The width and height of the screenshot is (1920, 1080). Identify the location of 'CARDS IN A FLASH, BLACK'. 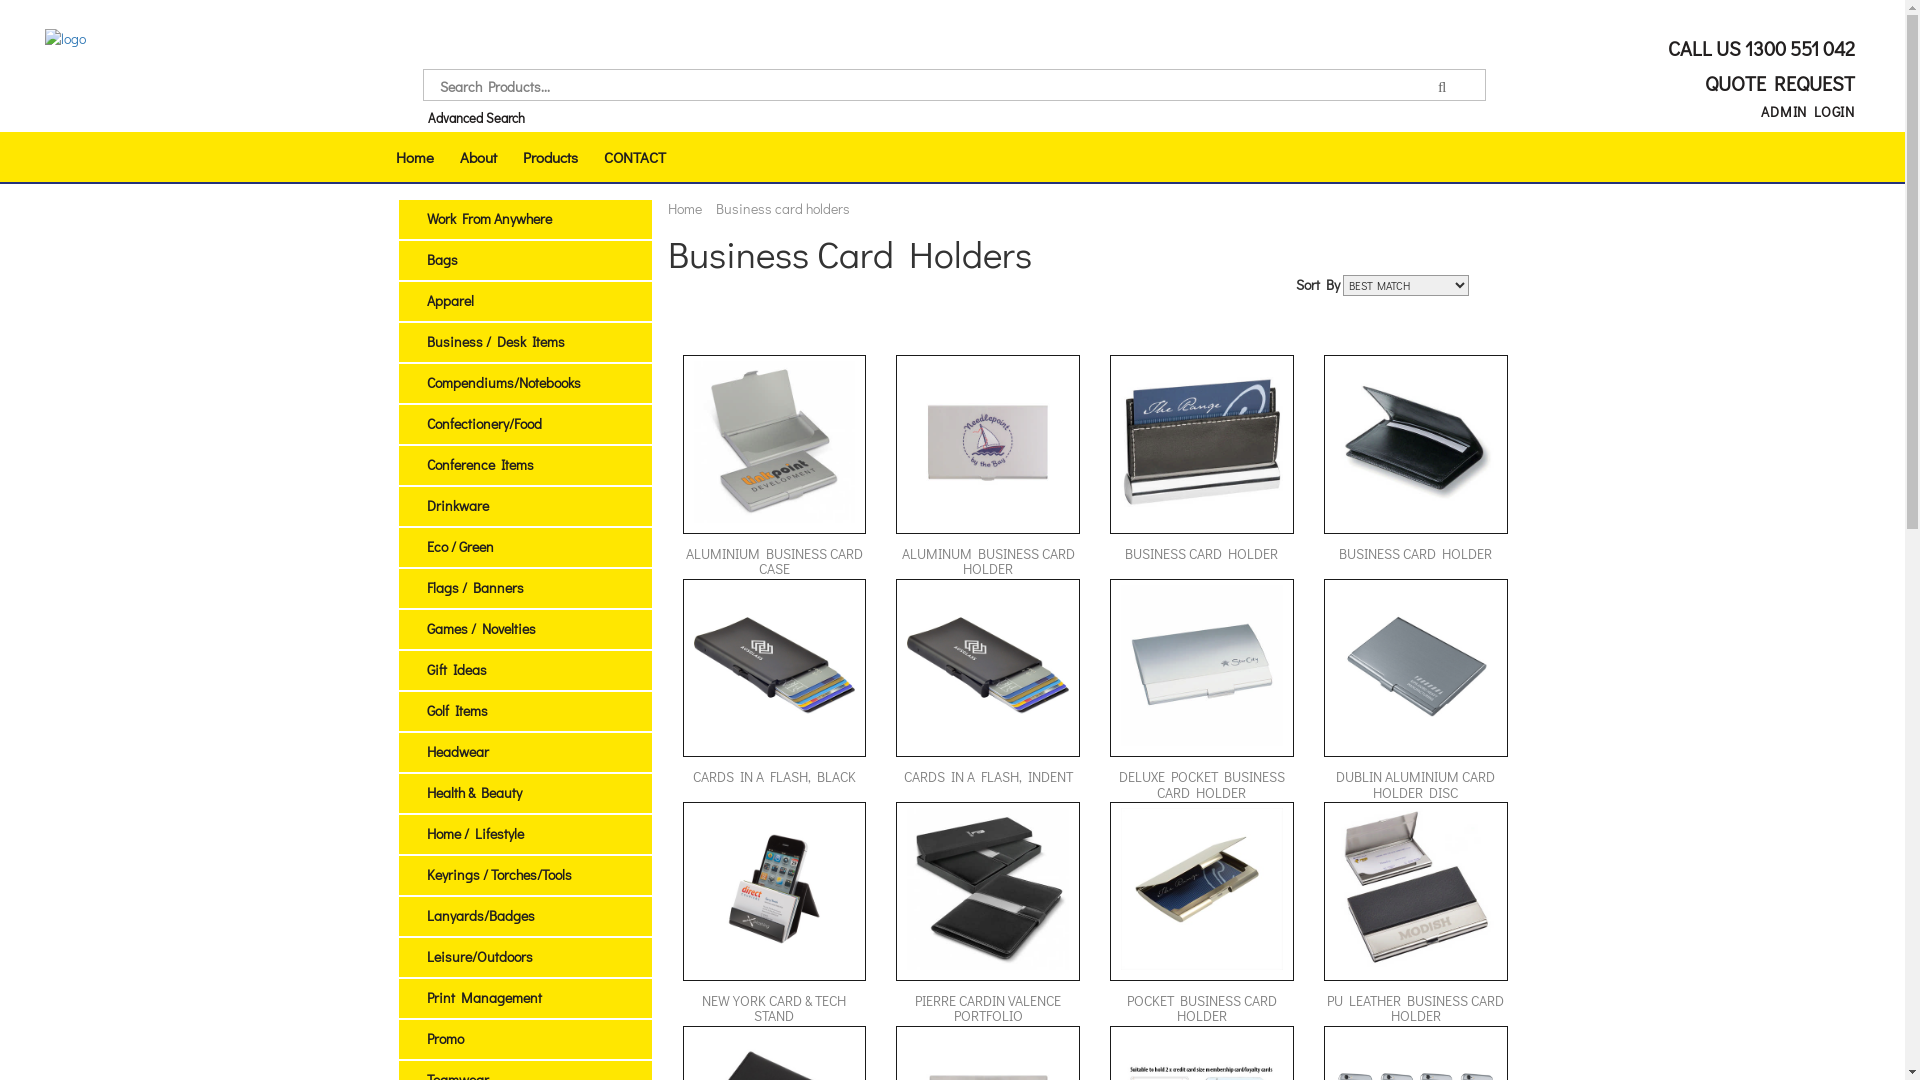
(772, 689).